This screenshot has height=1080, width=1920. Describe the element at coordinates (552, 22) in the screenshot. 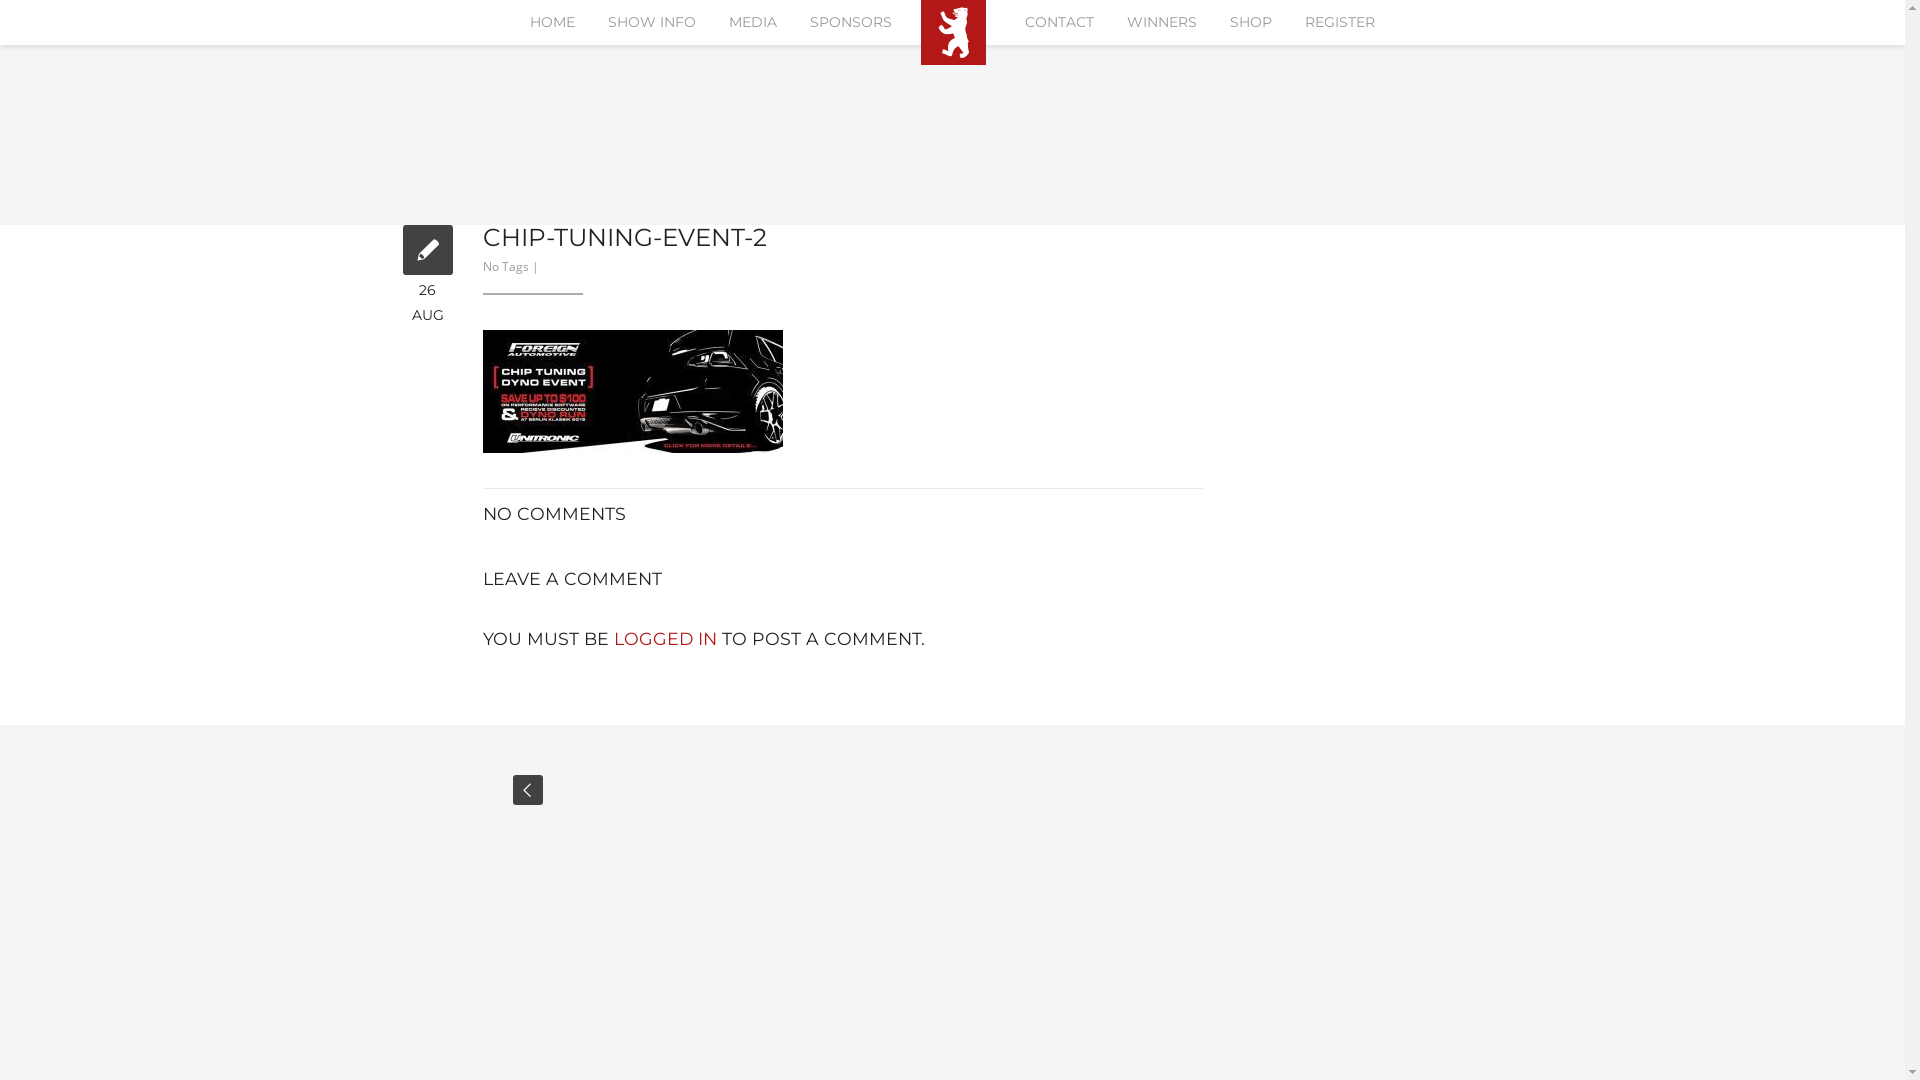

I see `'HOME'` at that location.